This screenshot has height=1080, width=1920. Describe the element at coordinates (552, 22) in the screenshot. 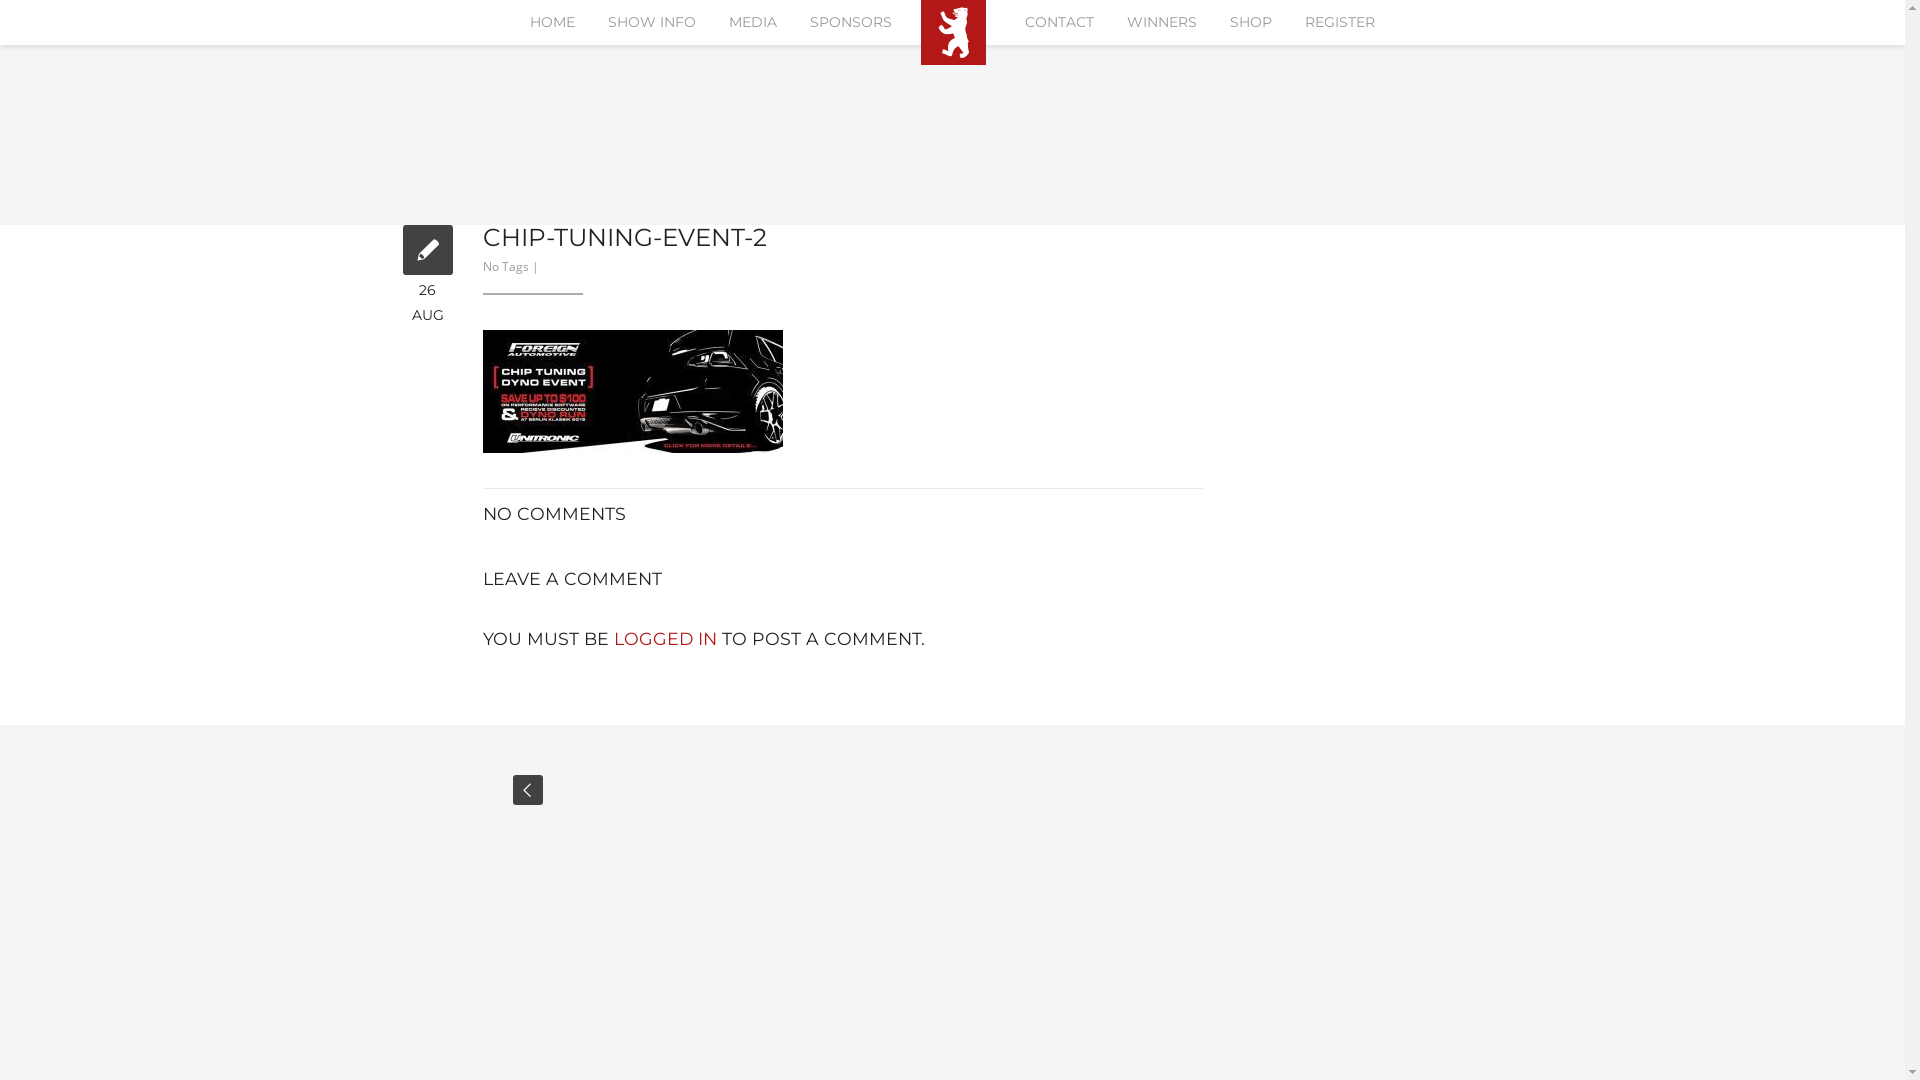

I see `'HOME'` at that location.